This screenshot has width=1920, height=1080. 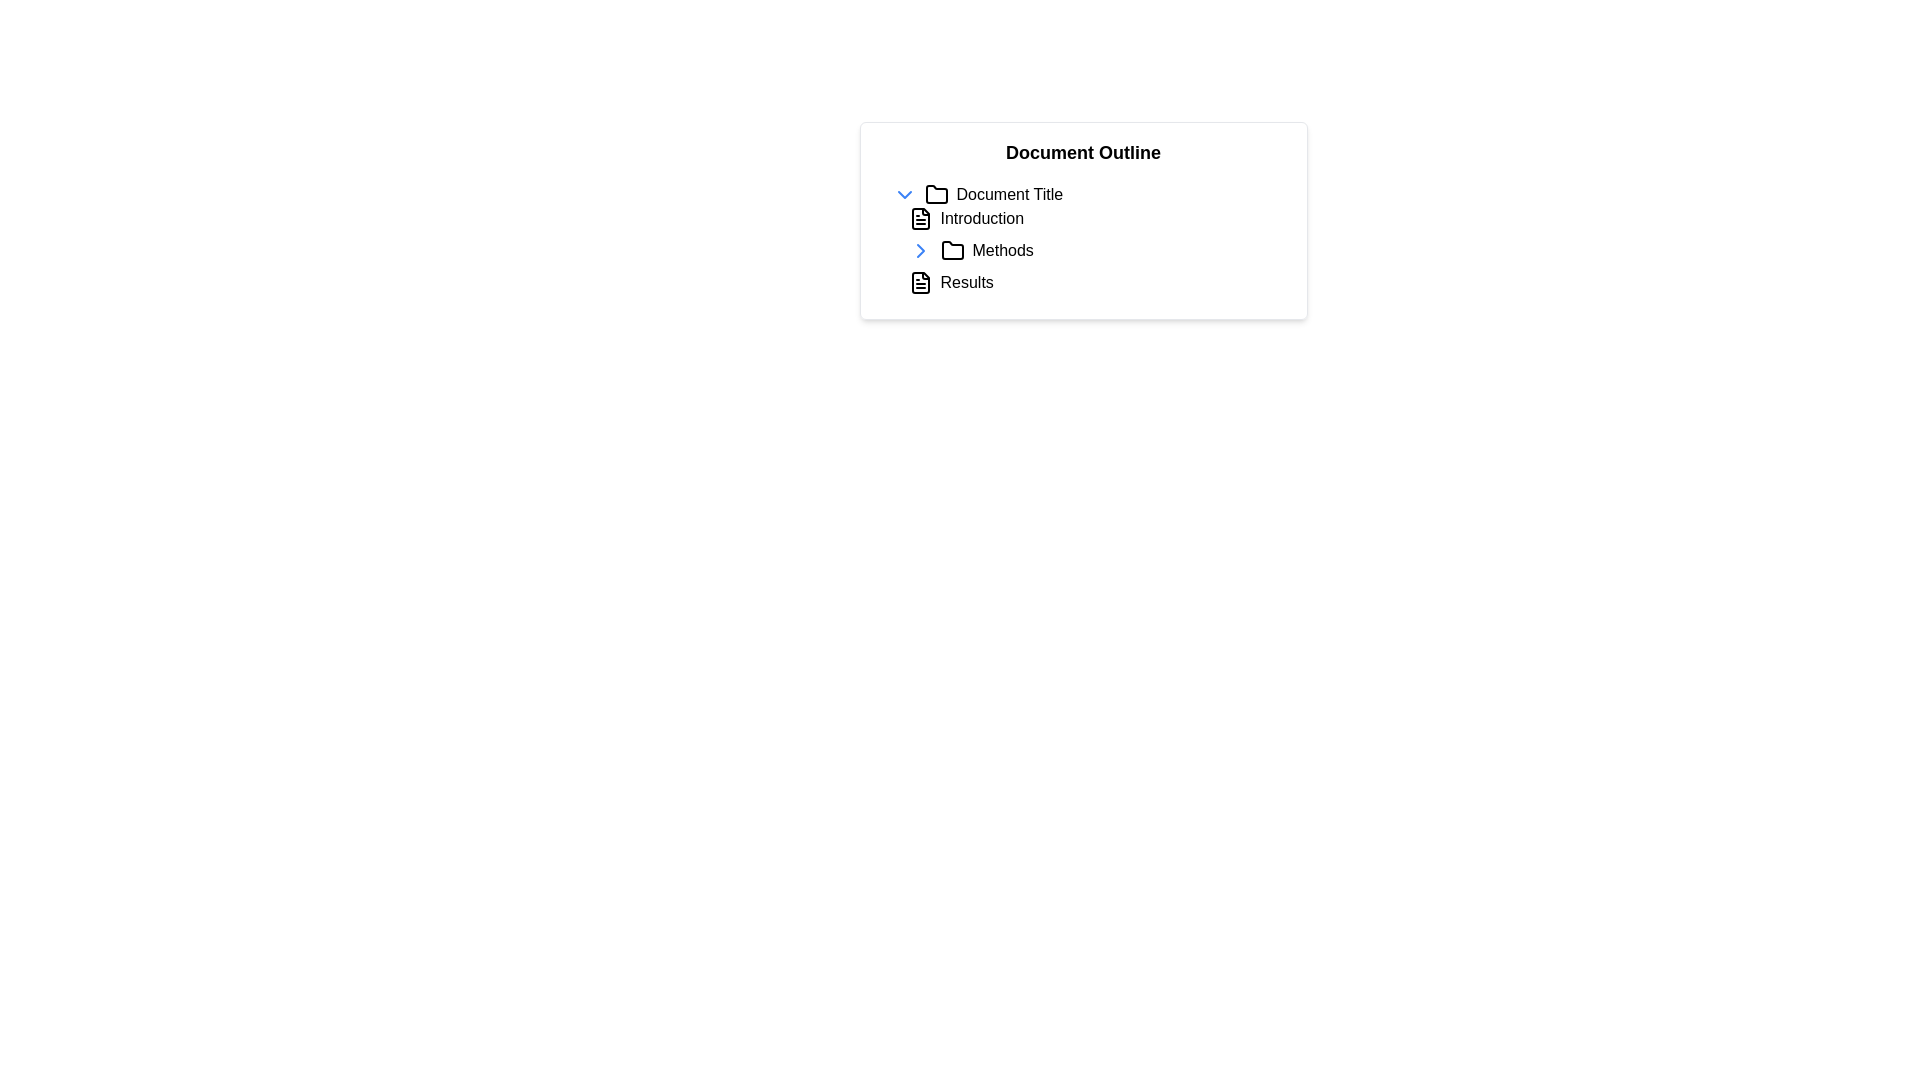 What do you see at coordinates (935, 194) in the screenshot?
I see `the folder icon located to the left of the 'Document Title' text in the 'Document Outline' section` at bounding box center [935, 194].